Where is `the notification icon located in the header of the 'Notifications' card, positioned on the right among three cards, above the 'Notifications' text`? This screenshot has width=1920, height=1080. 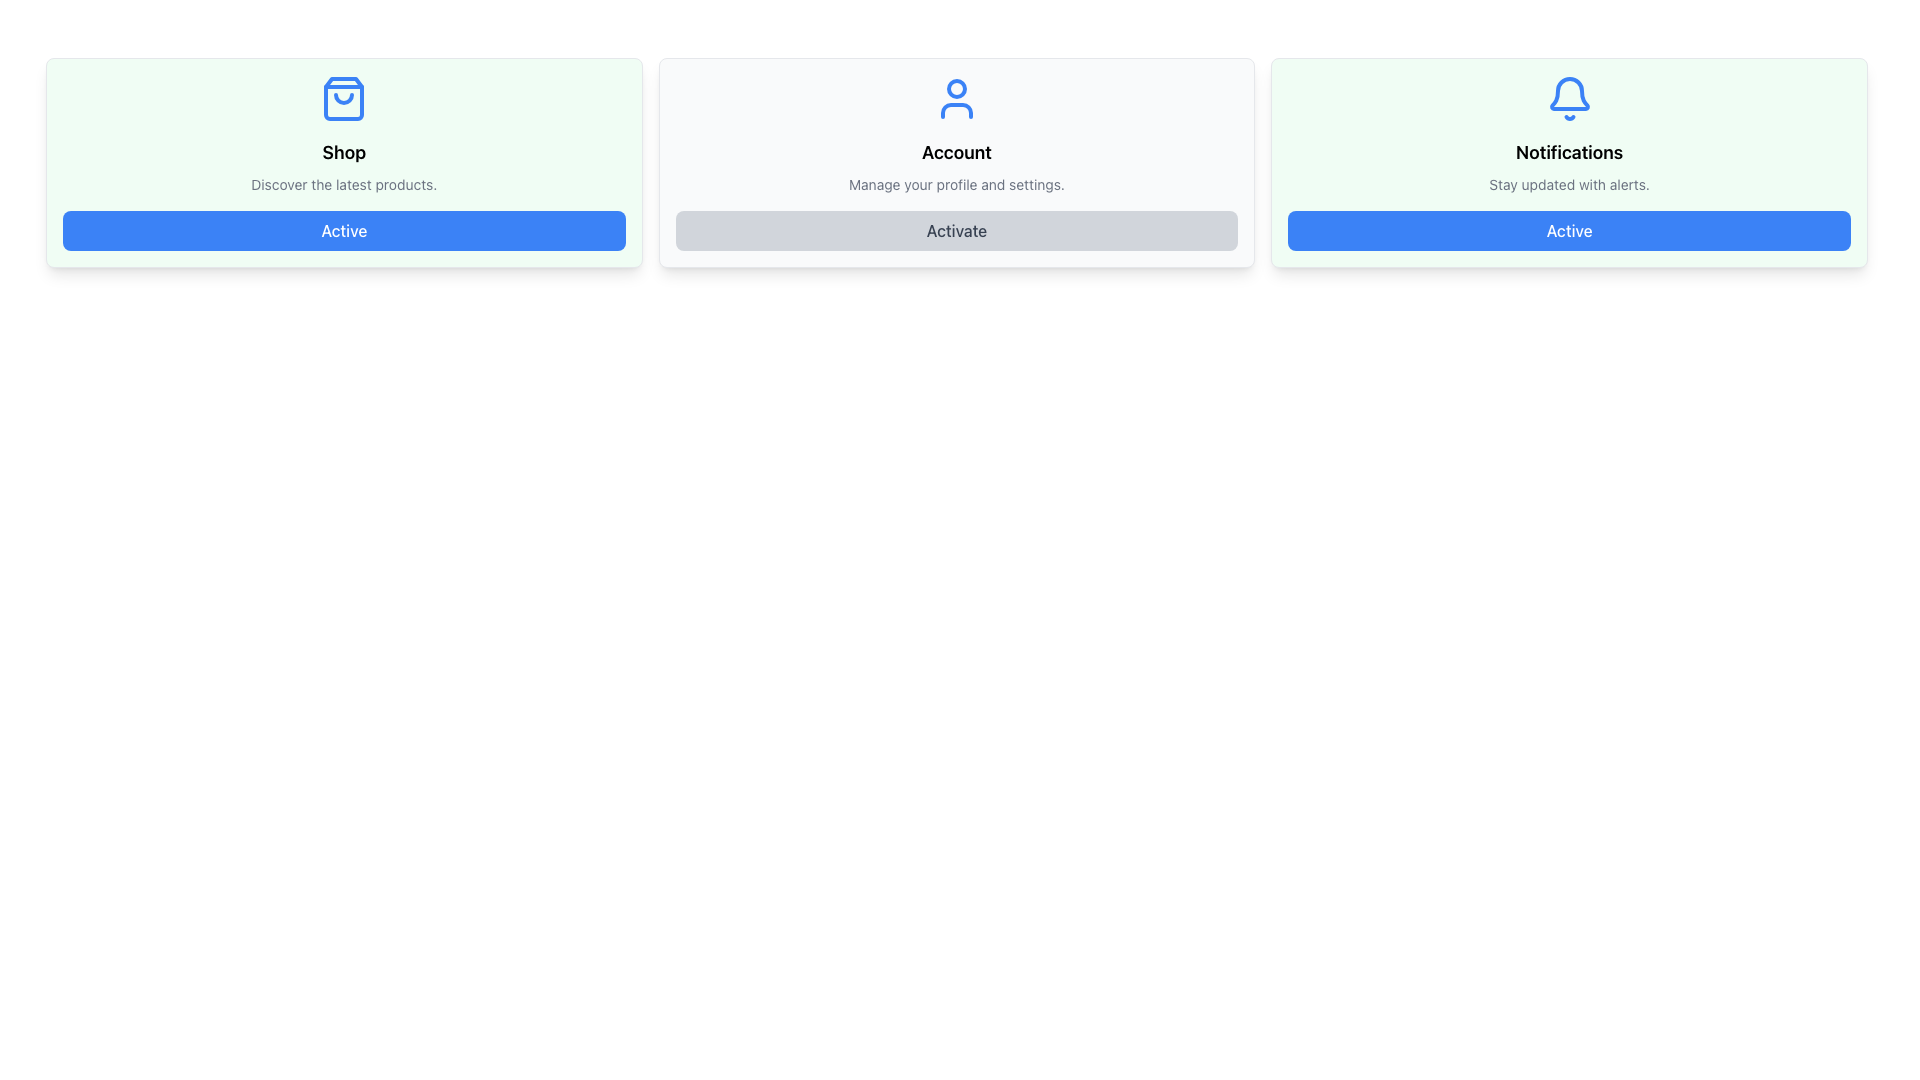
the notification icon located in the header of the 'Notifications' card, positioned on the right among three cards, above the 'Notifications' text is located at coordinates (1568, 93).